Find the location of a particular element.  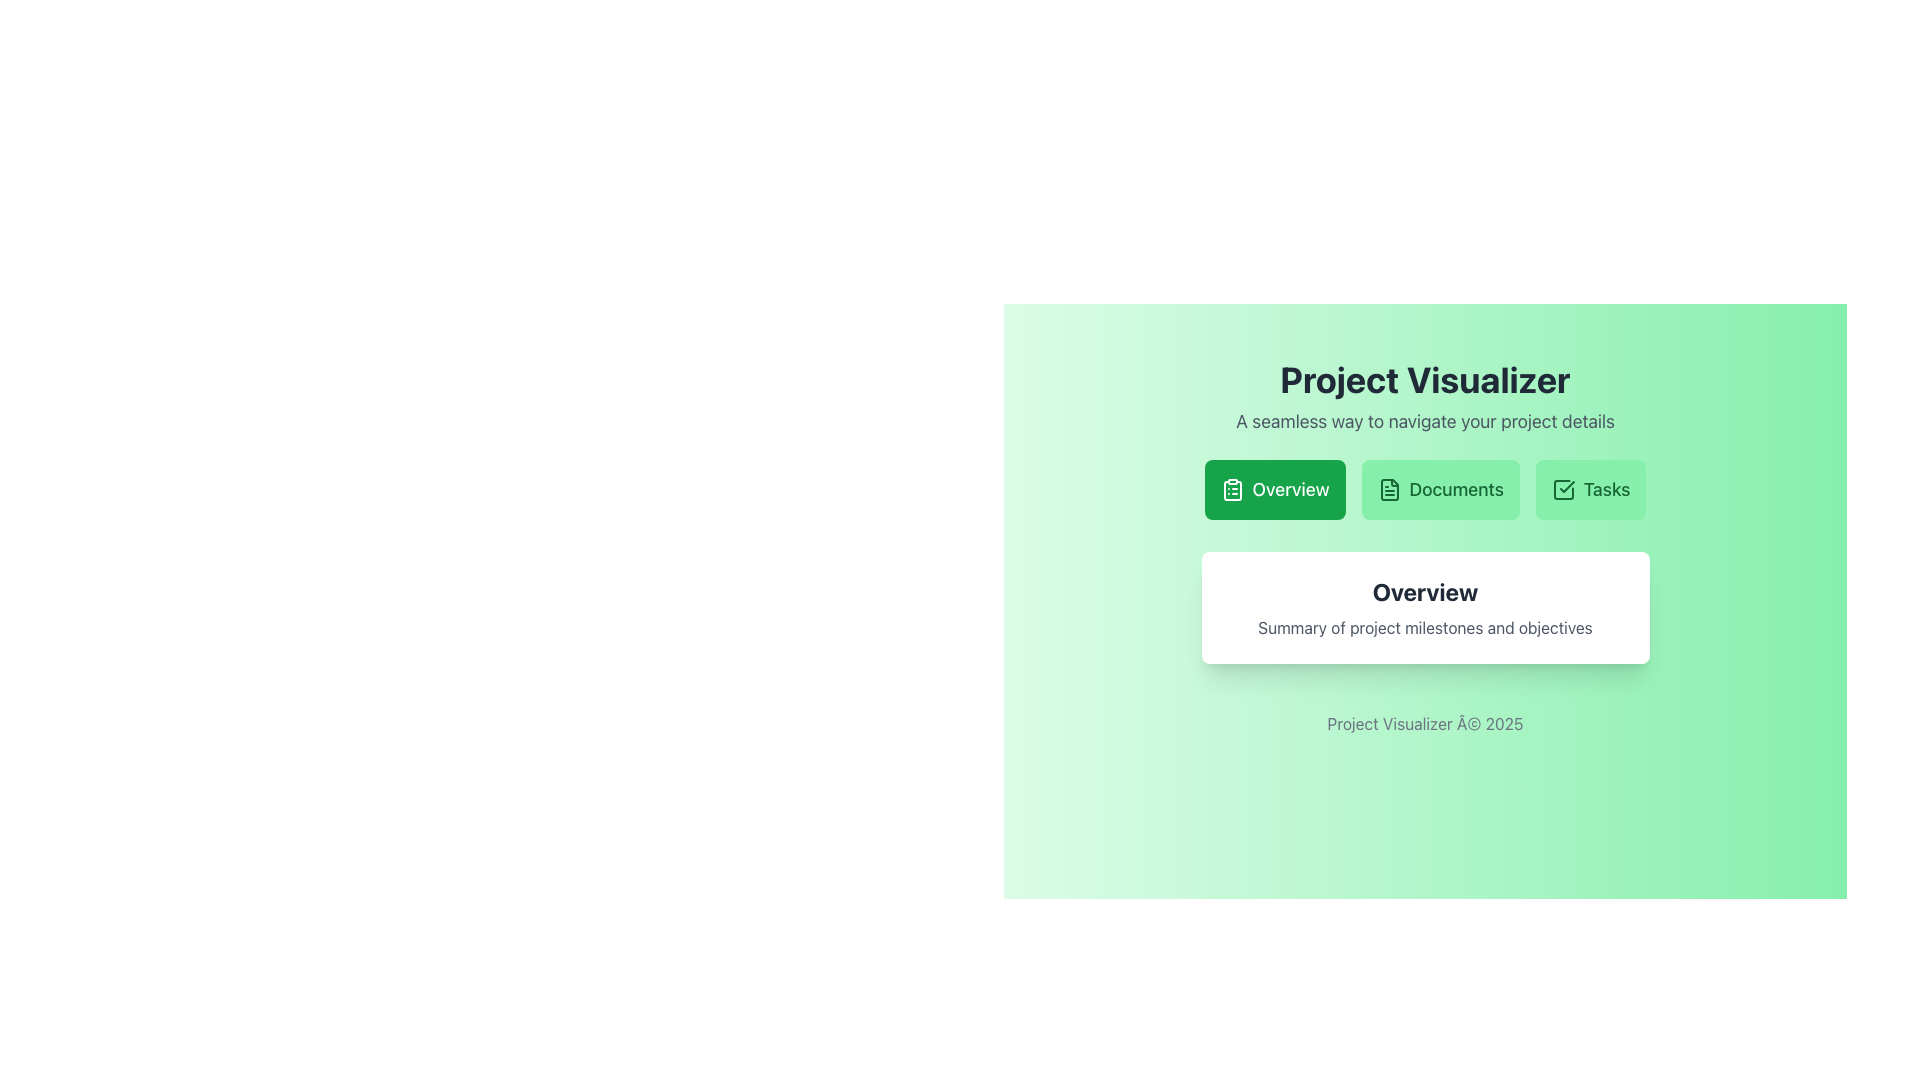

the green 'Overview' button with a clipboard icon located on the leftmost side of the button row under 'Project Visualizer' is located at coordinates (1274, 489).